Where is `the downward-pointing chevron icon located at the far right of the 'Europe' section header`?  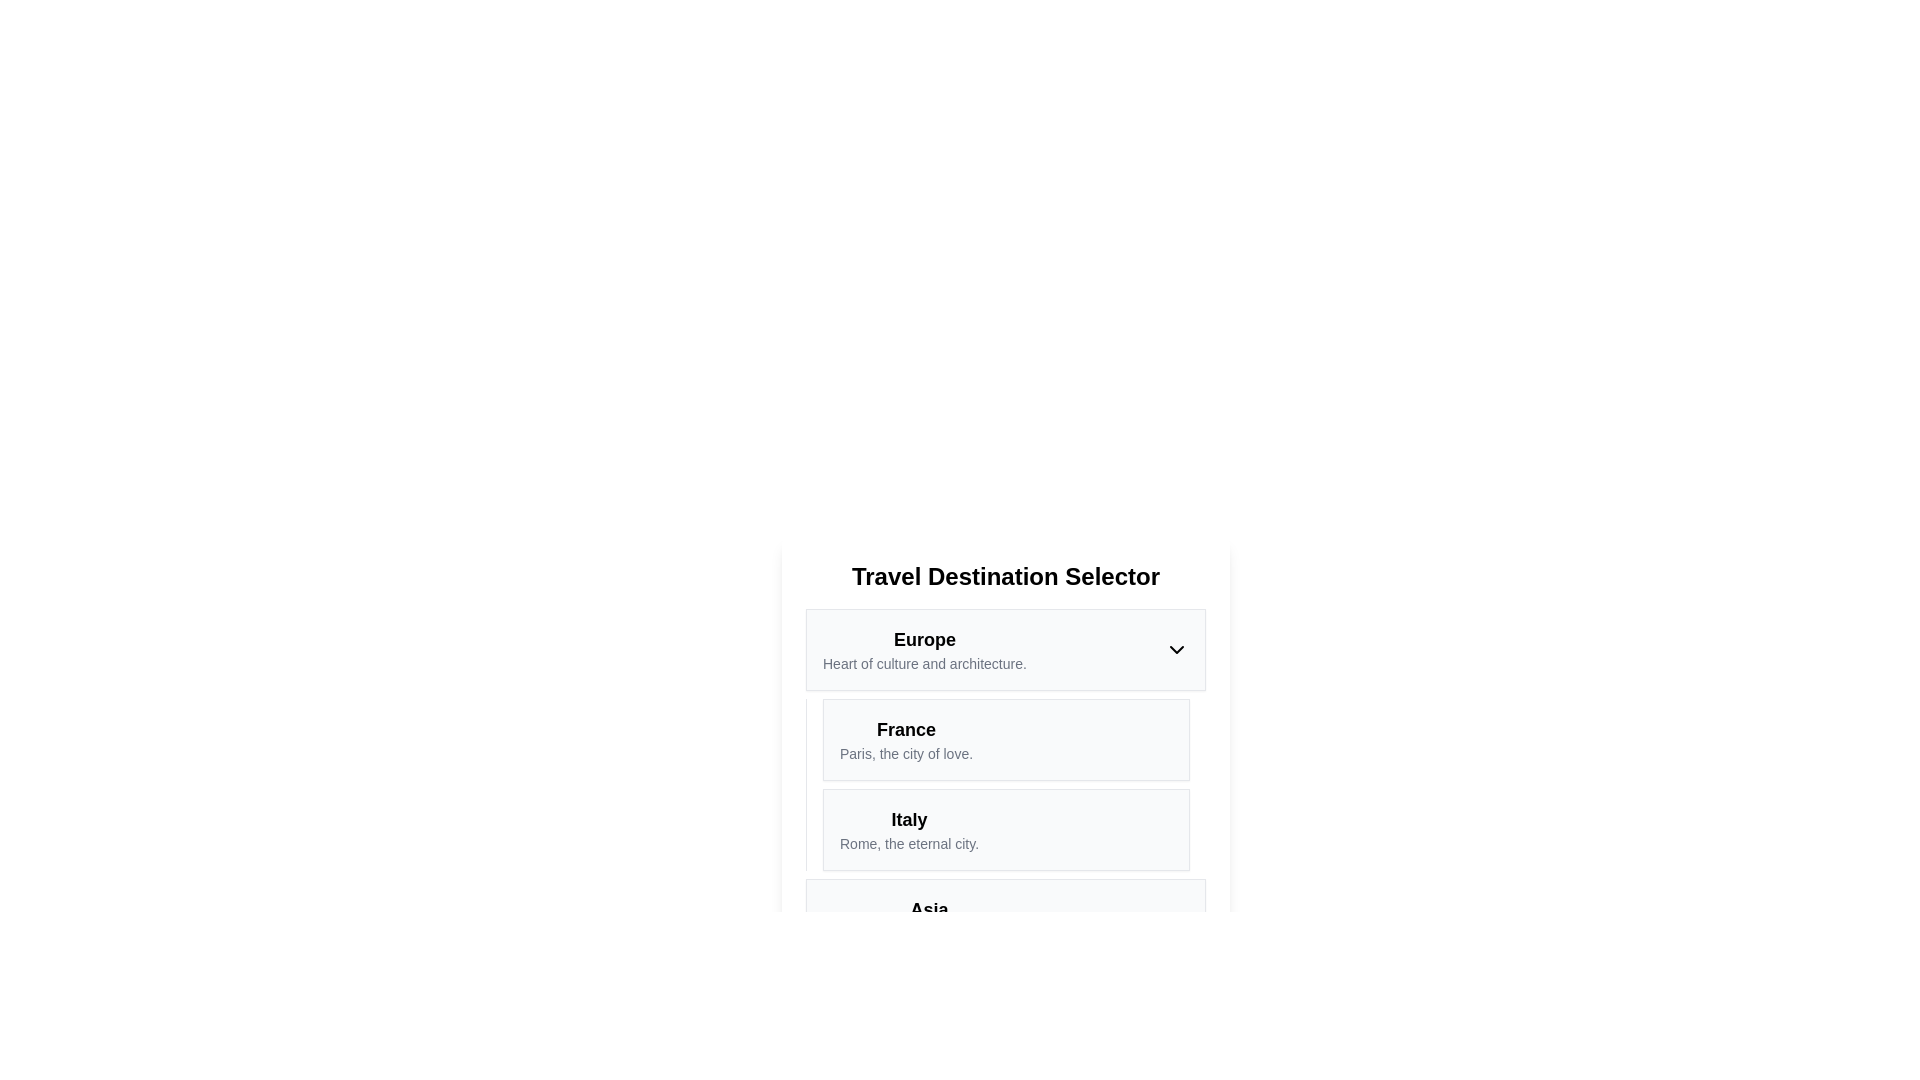 the downward-pointing chevron icon located at the far right of the 'Europe' section header is located at coordinates (1176, 650).